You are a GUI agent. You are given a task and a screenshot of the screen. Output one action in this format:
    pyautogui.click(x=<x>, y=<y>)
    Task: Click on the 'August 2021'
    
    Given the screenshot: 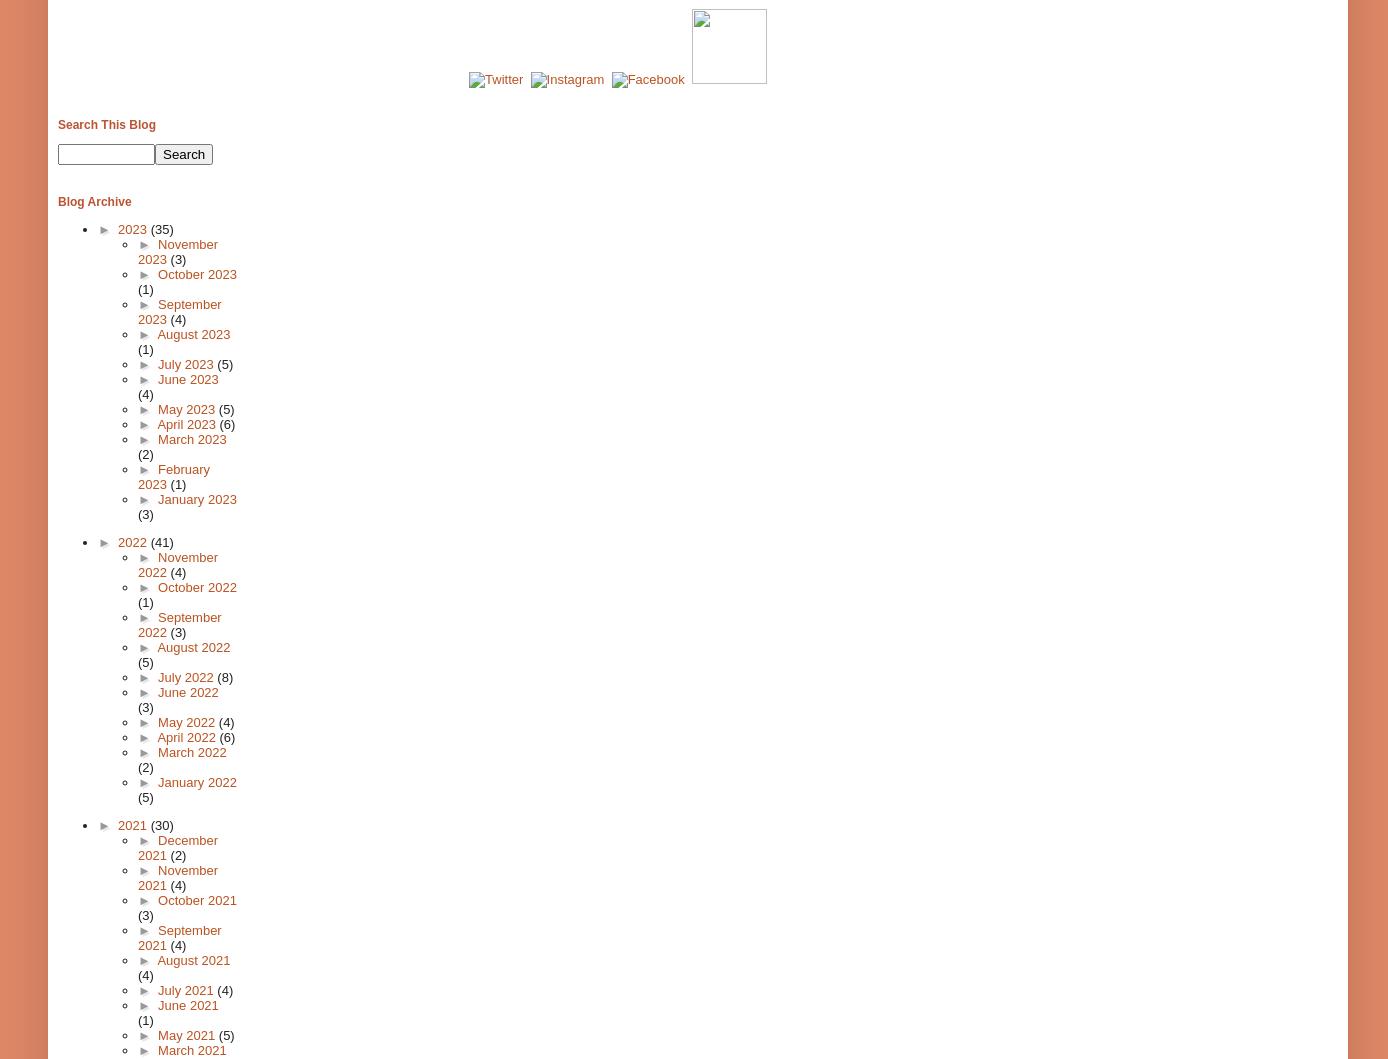 What is the action you would take?
    pyautogui.click(x=192, y=959)
    